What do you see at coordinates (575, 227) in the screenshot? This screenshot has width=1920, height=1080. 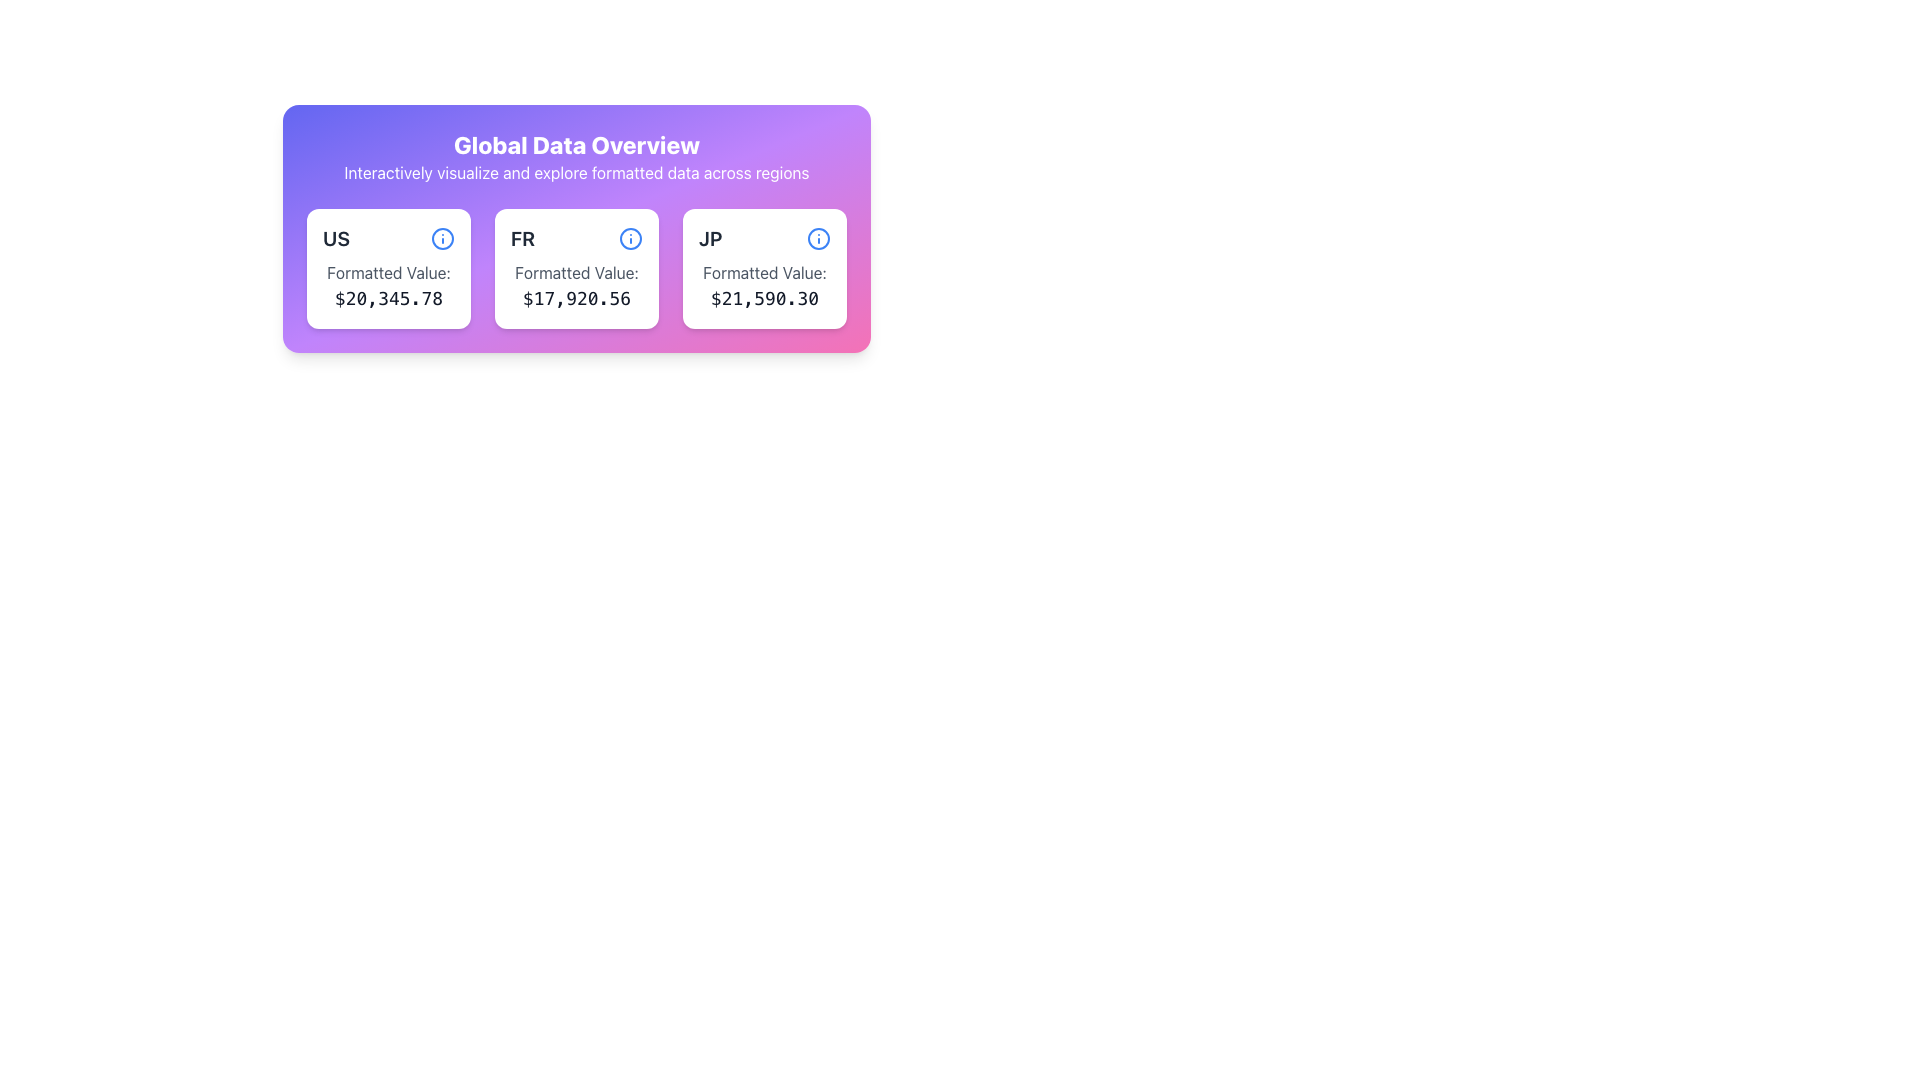 I see `the data display card titled 'FR' that shows the formatted value '$17,920.56' within the grid layout under 'Global Data Overview'` at bounding box center [575, 227].